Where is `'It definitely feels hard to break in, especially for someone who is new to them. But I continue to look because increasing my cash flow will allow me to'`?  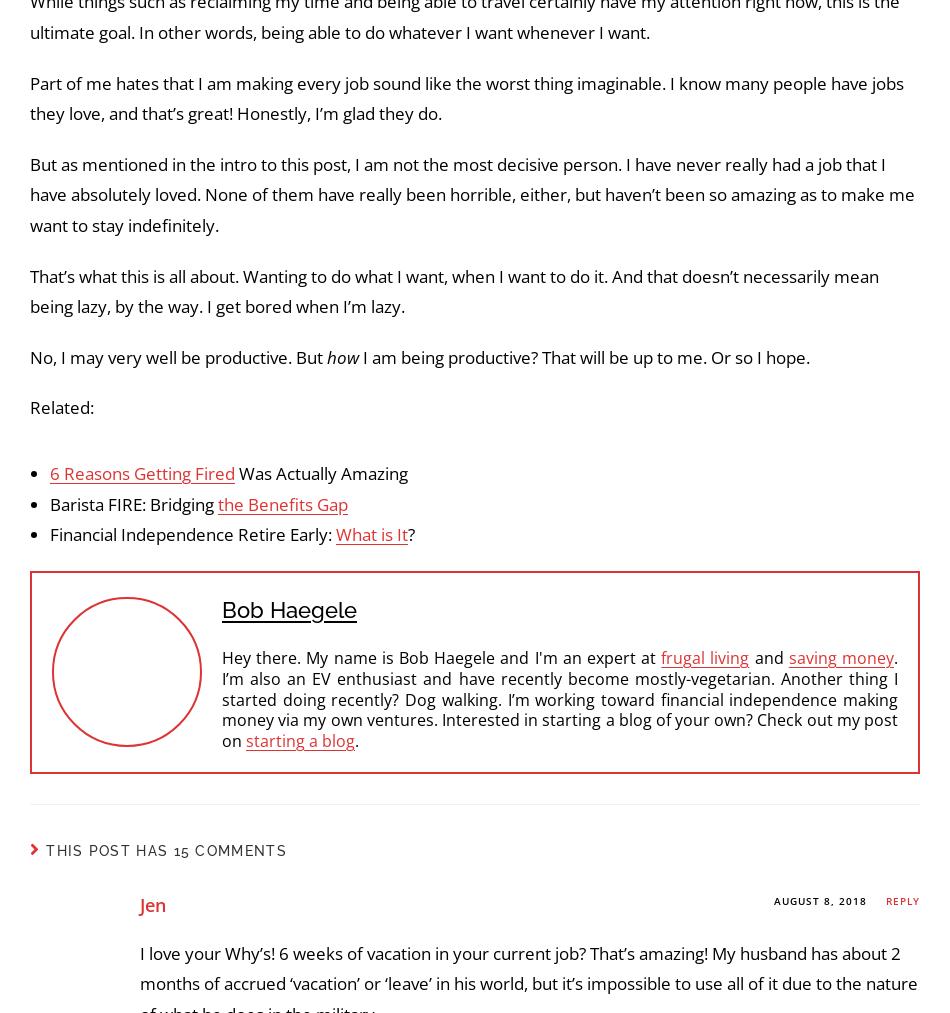
'It definitely feels hard to break in, especially for someone who is new to them. But I continue to look because increasing my cash flow will allow me to' is located at coordinates (451, 178).